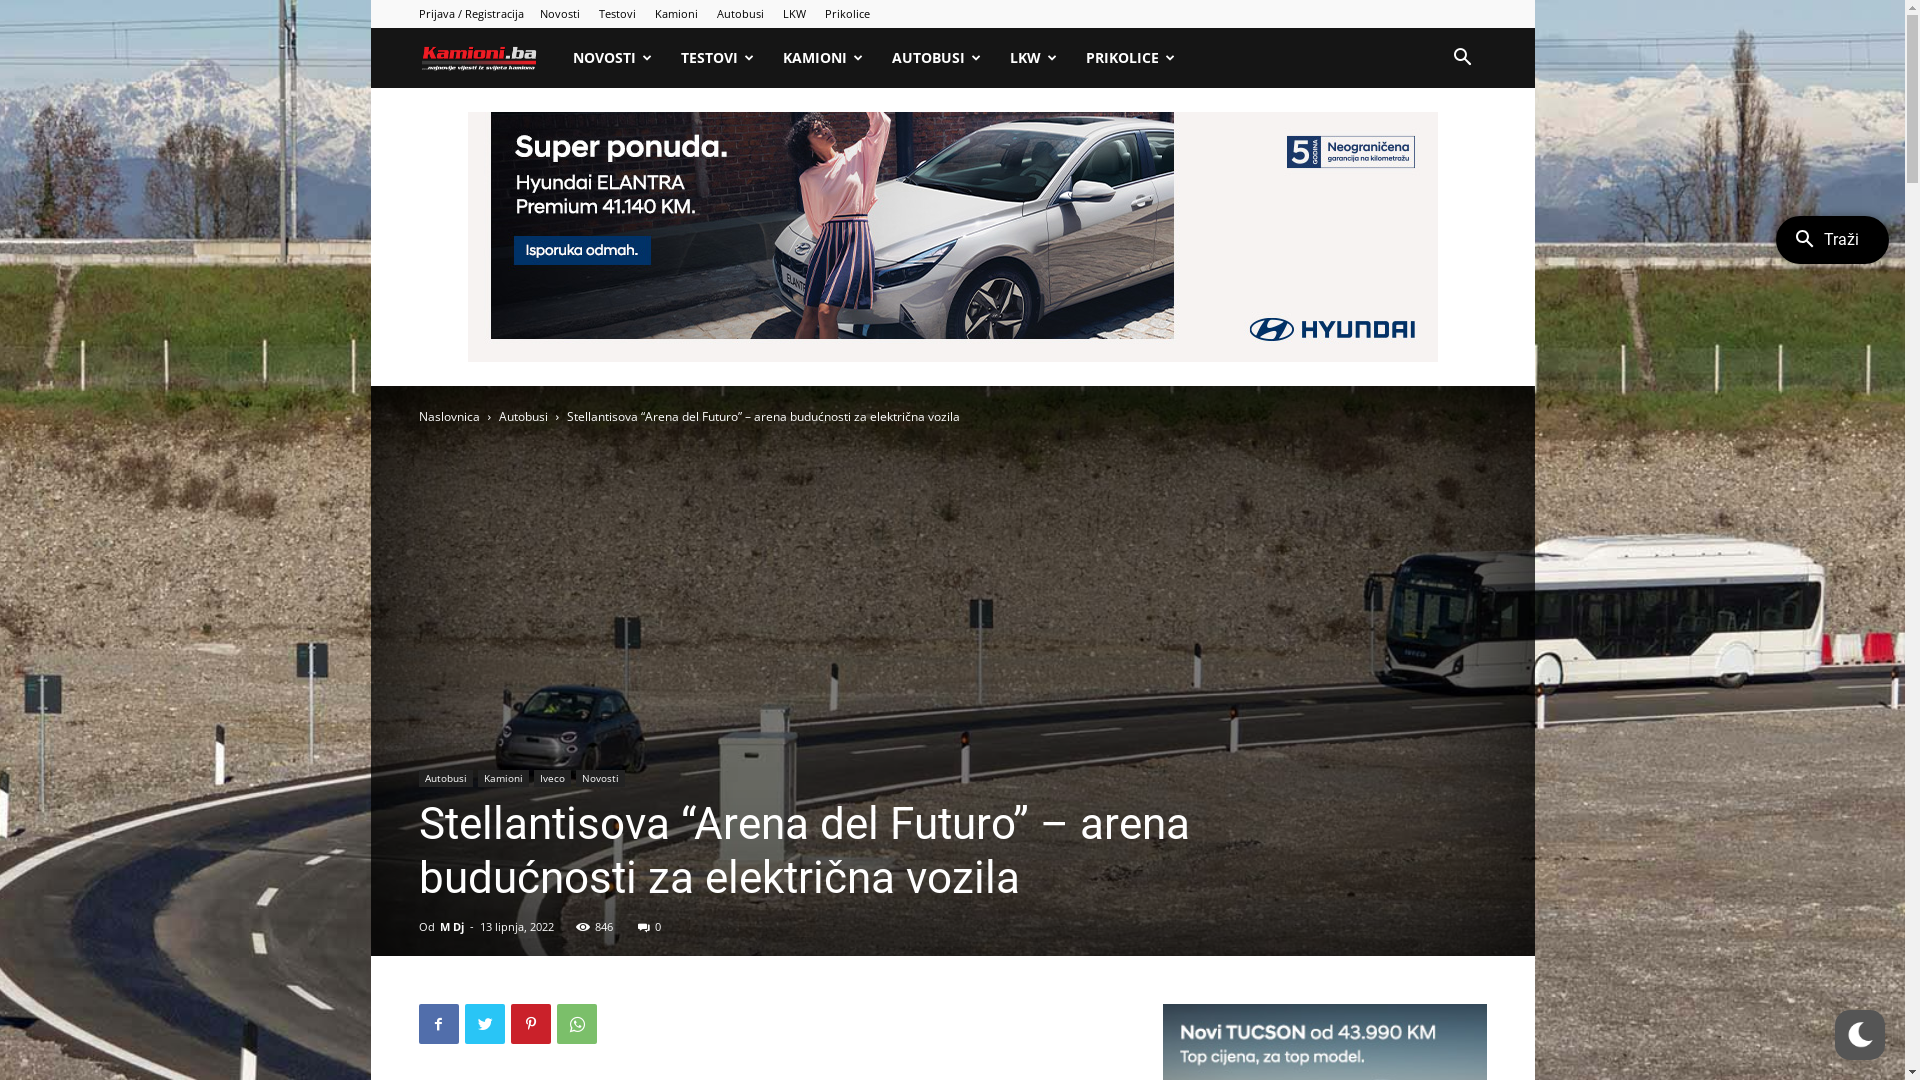  I want to click on '0', so click(649, 926).